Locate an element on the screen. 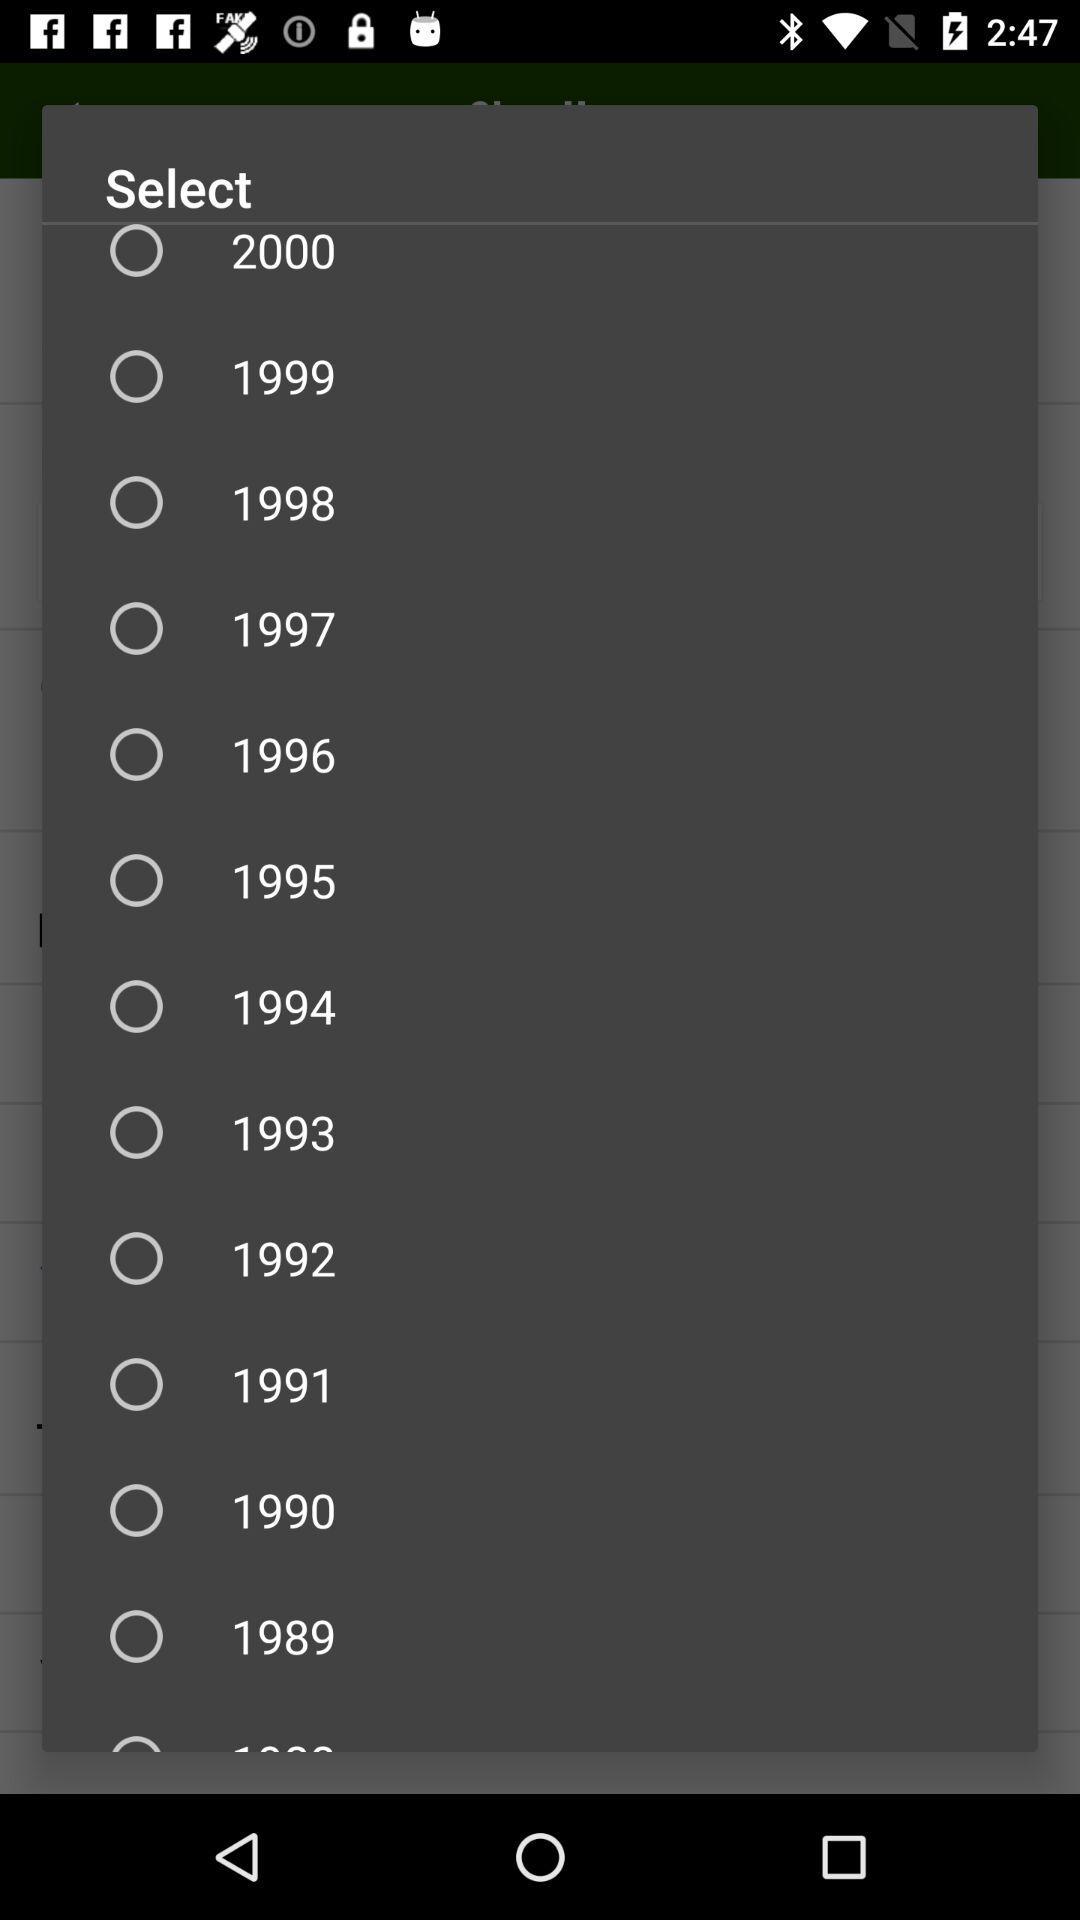  the 1998 is located at coordinates (540, 502).